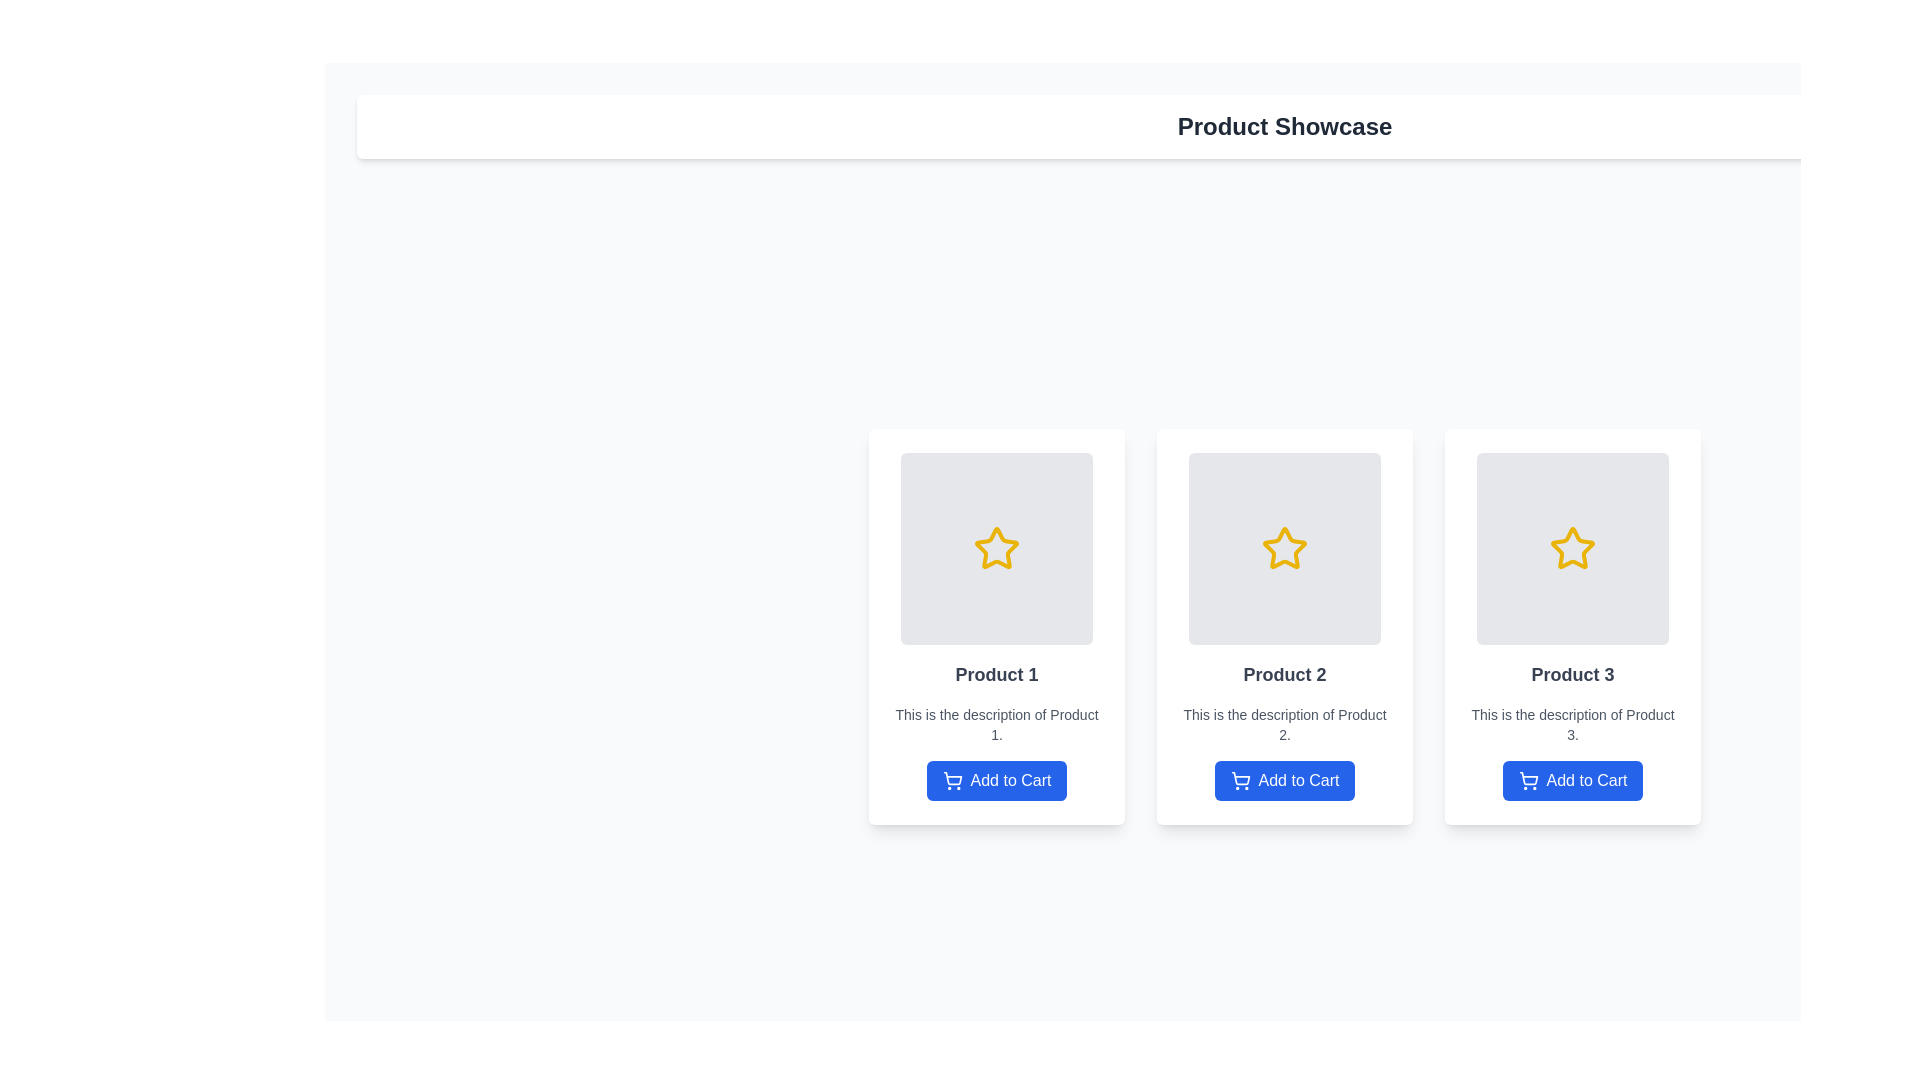  I want to click on the shopping cart icon within the blue 'Add to Cart' button for Product 3, so click(1527, 779).